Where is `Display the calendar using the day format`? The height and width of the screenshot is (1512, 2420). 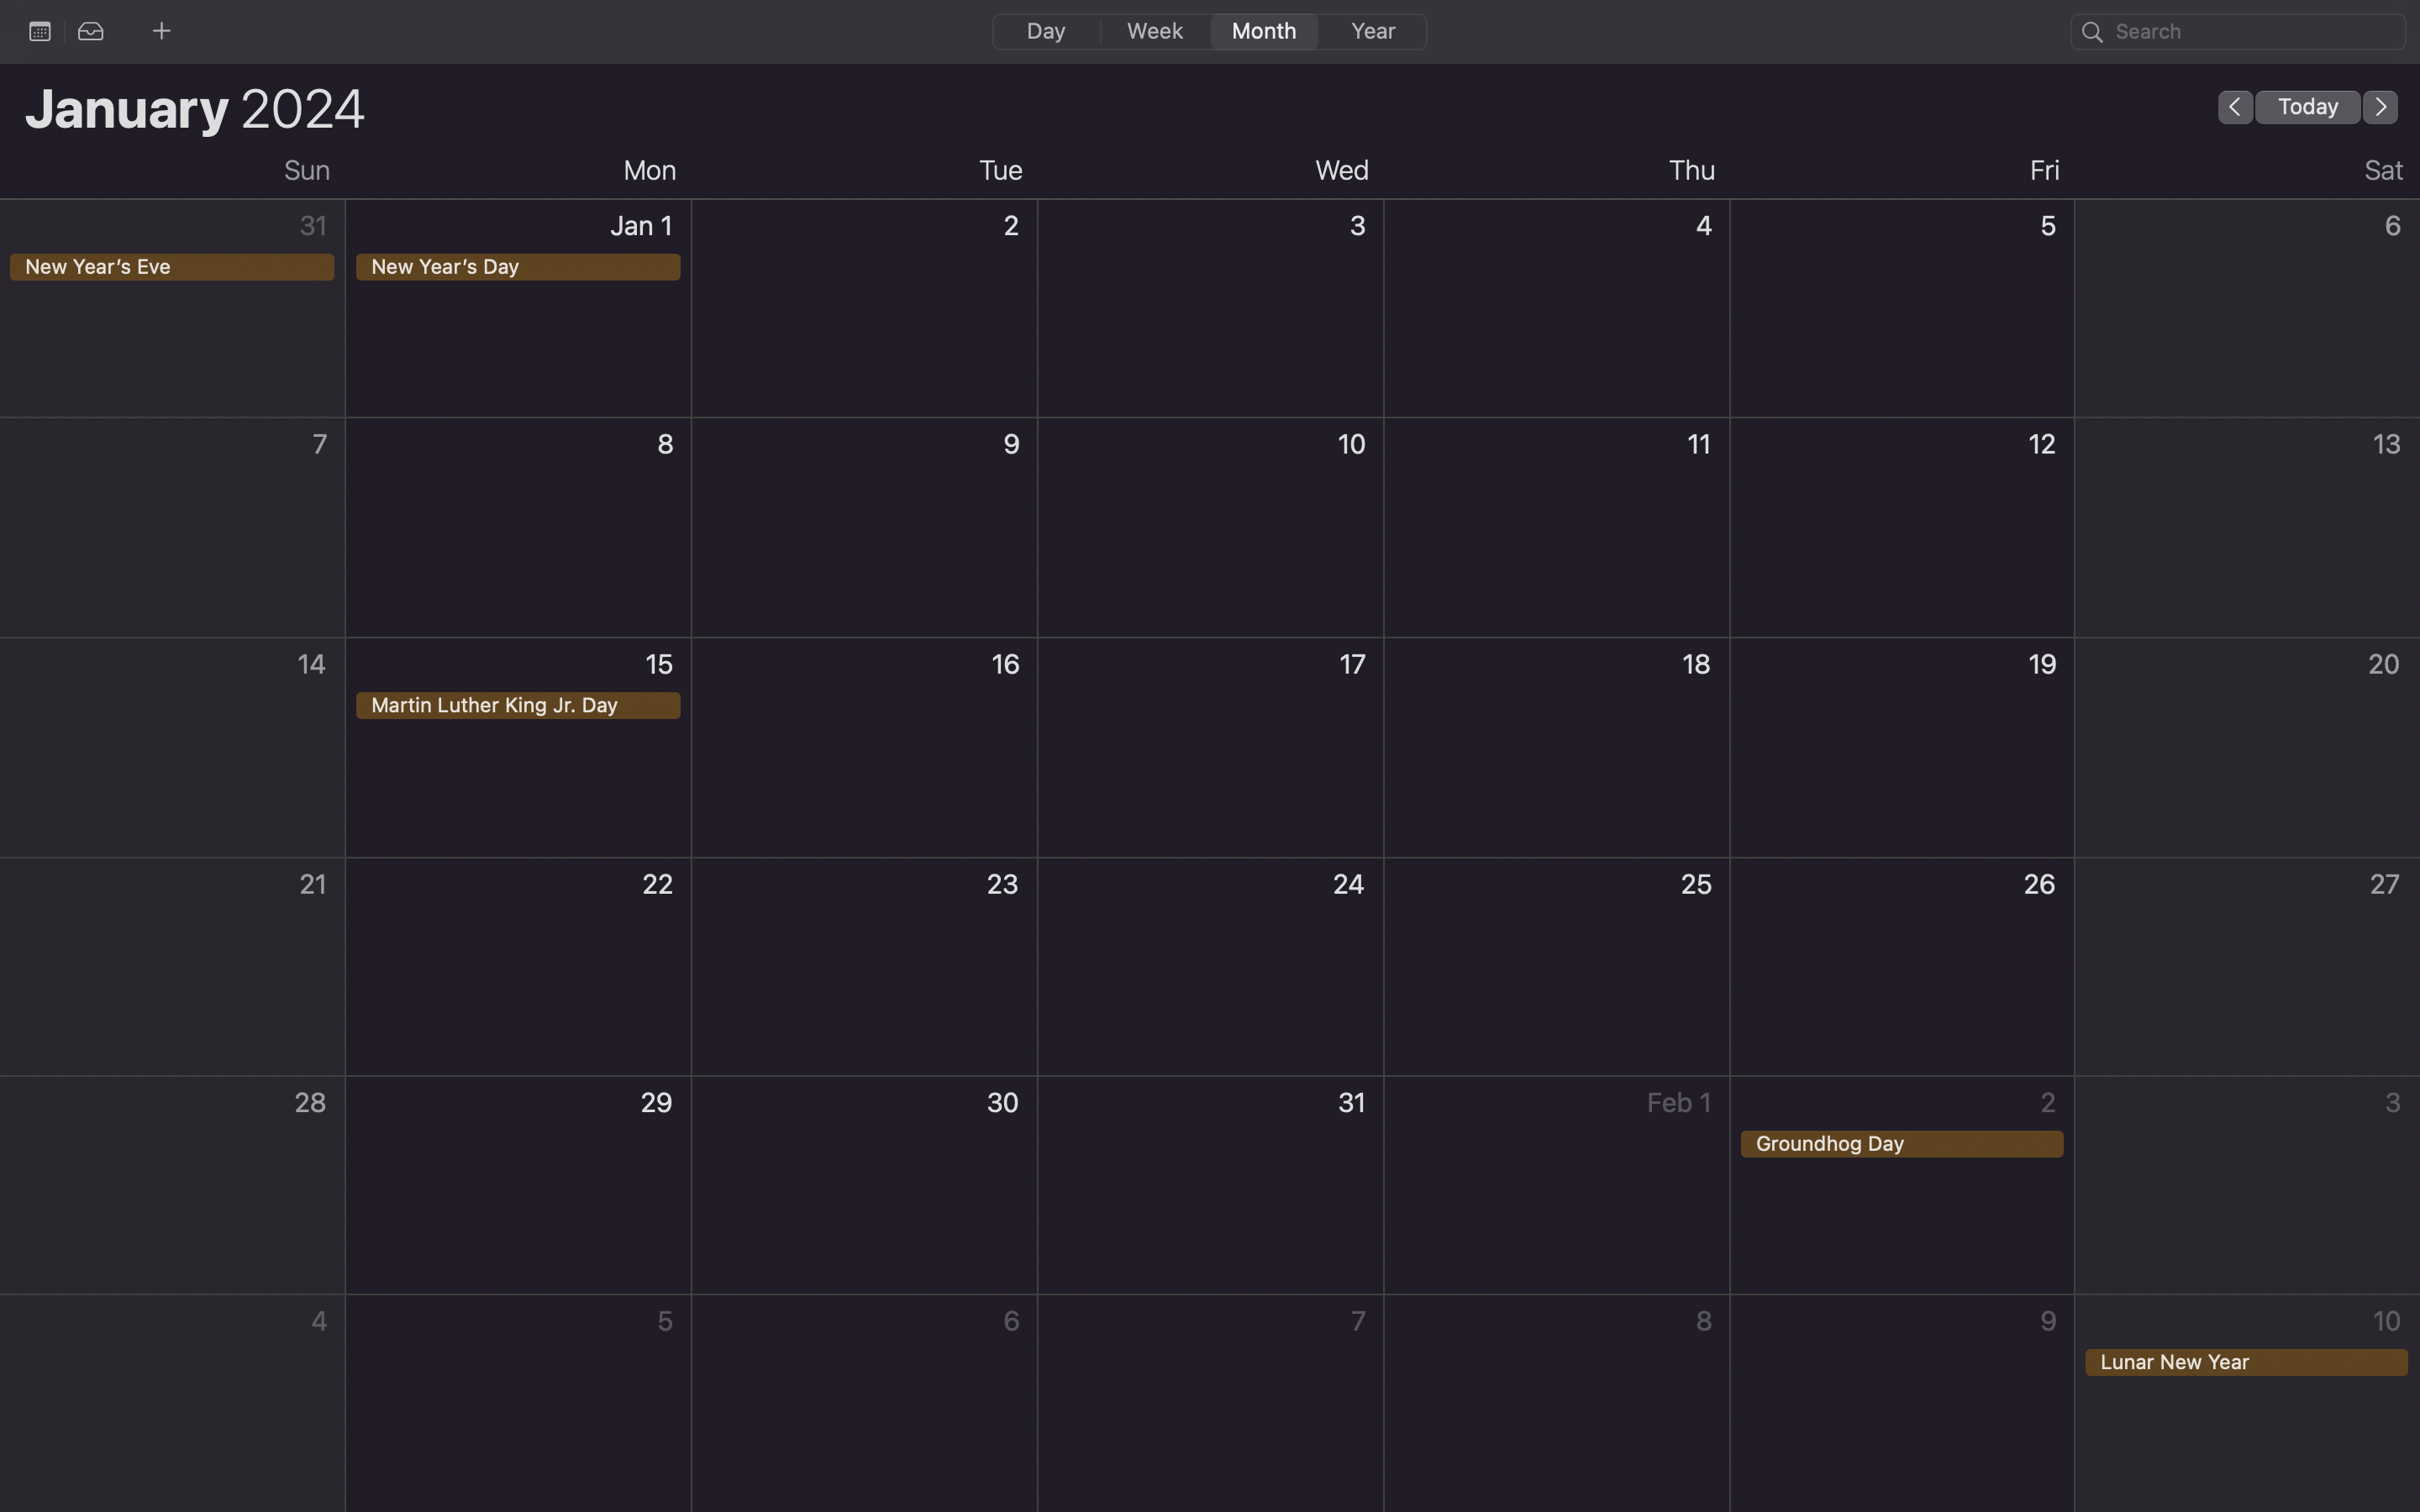
Display the calendar using the day format is located at coordinates (1044, 29).